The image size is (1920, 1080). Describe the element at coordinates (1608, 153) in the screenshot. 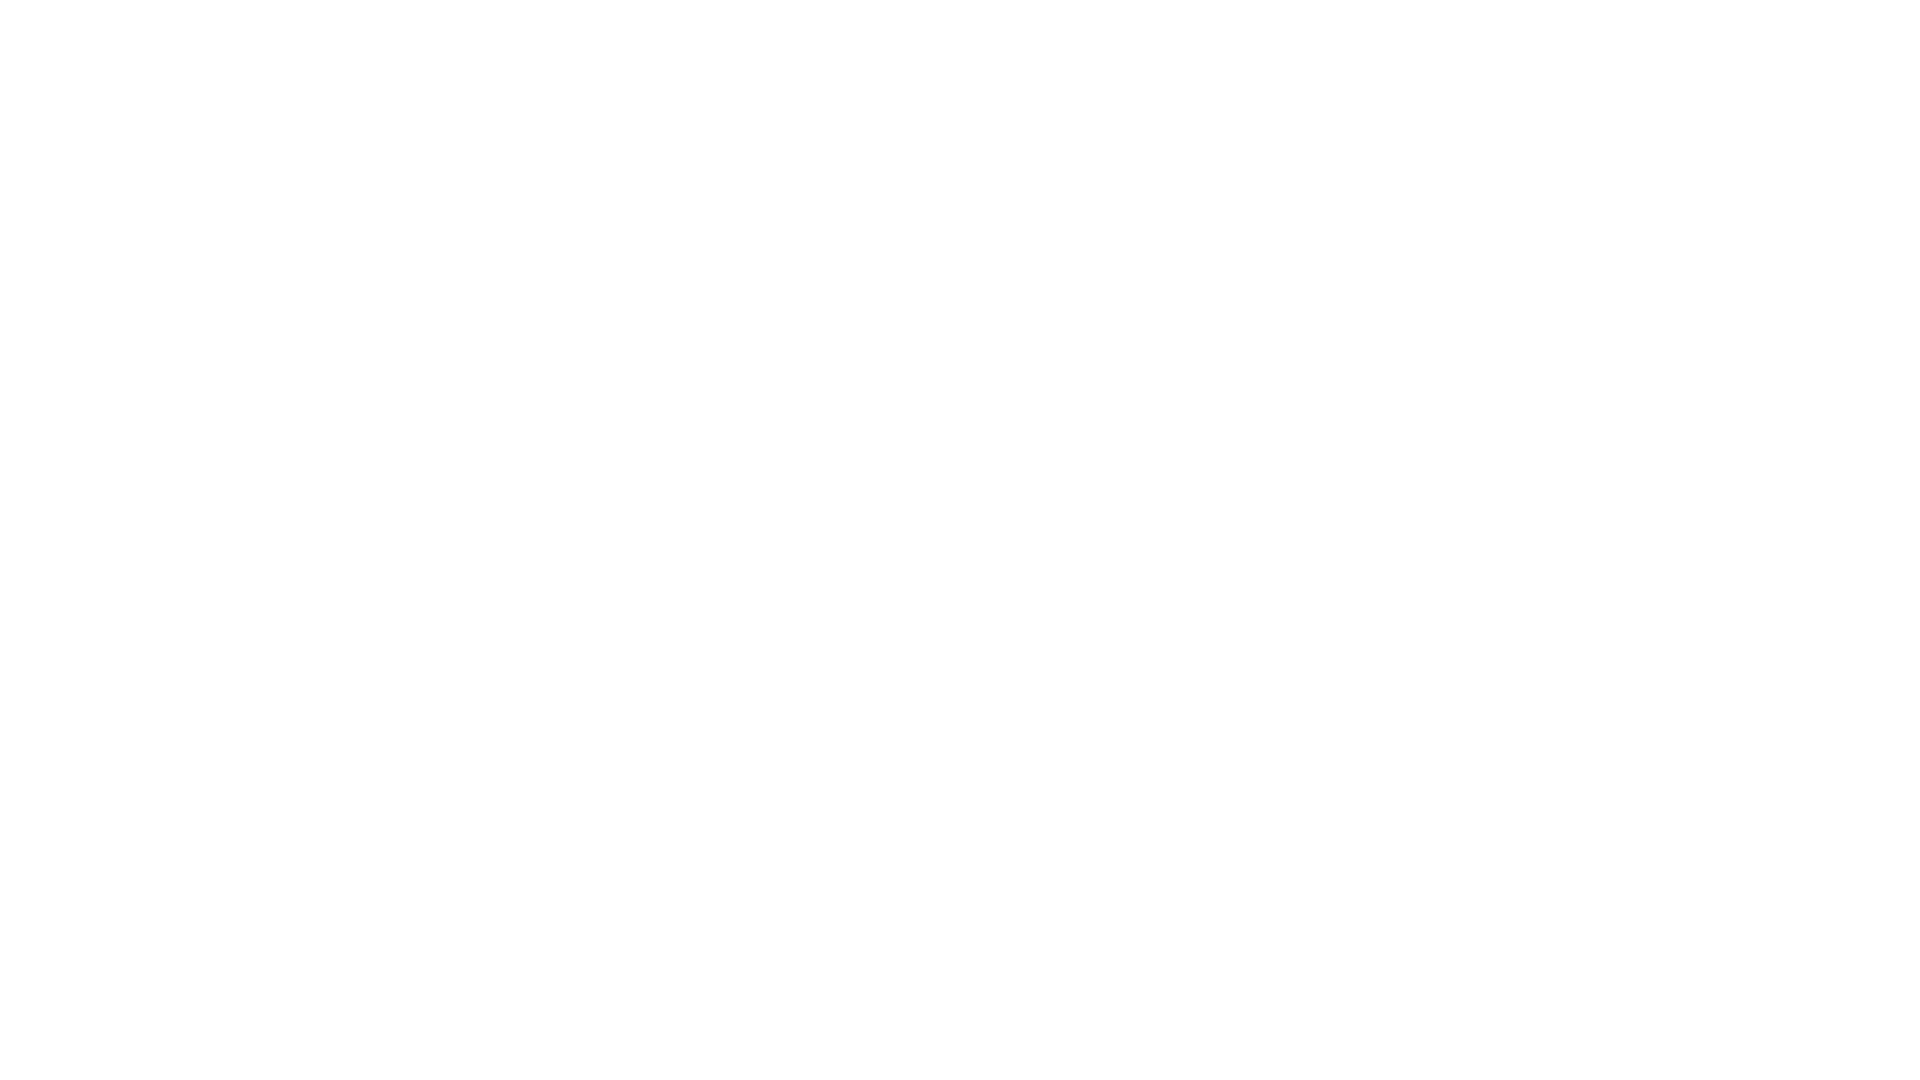

I see `Toggle sidebar` at that location.